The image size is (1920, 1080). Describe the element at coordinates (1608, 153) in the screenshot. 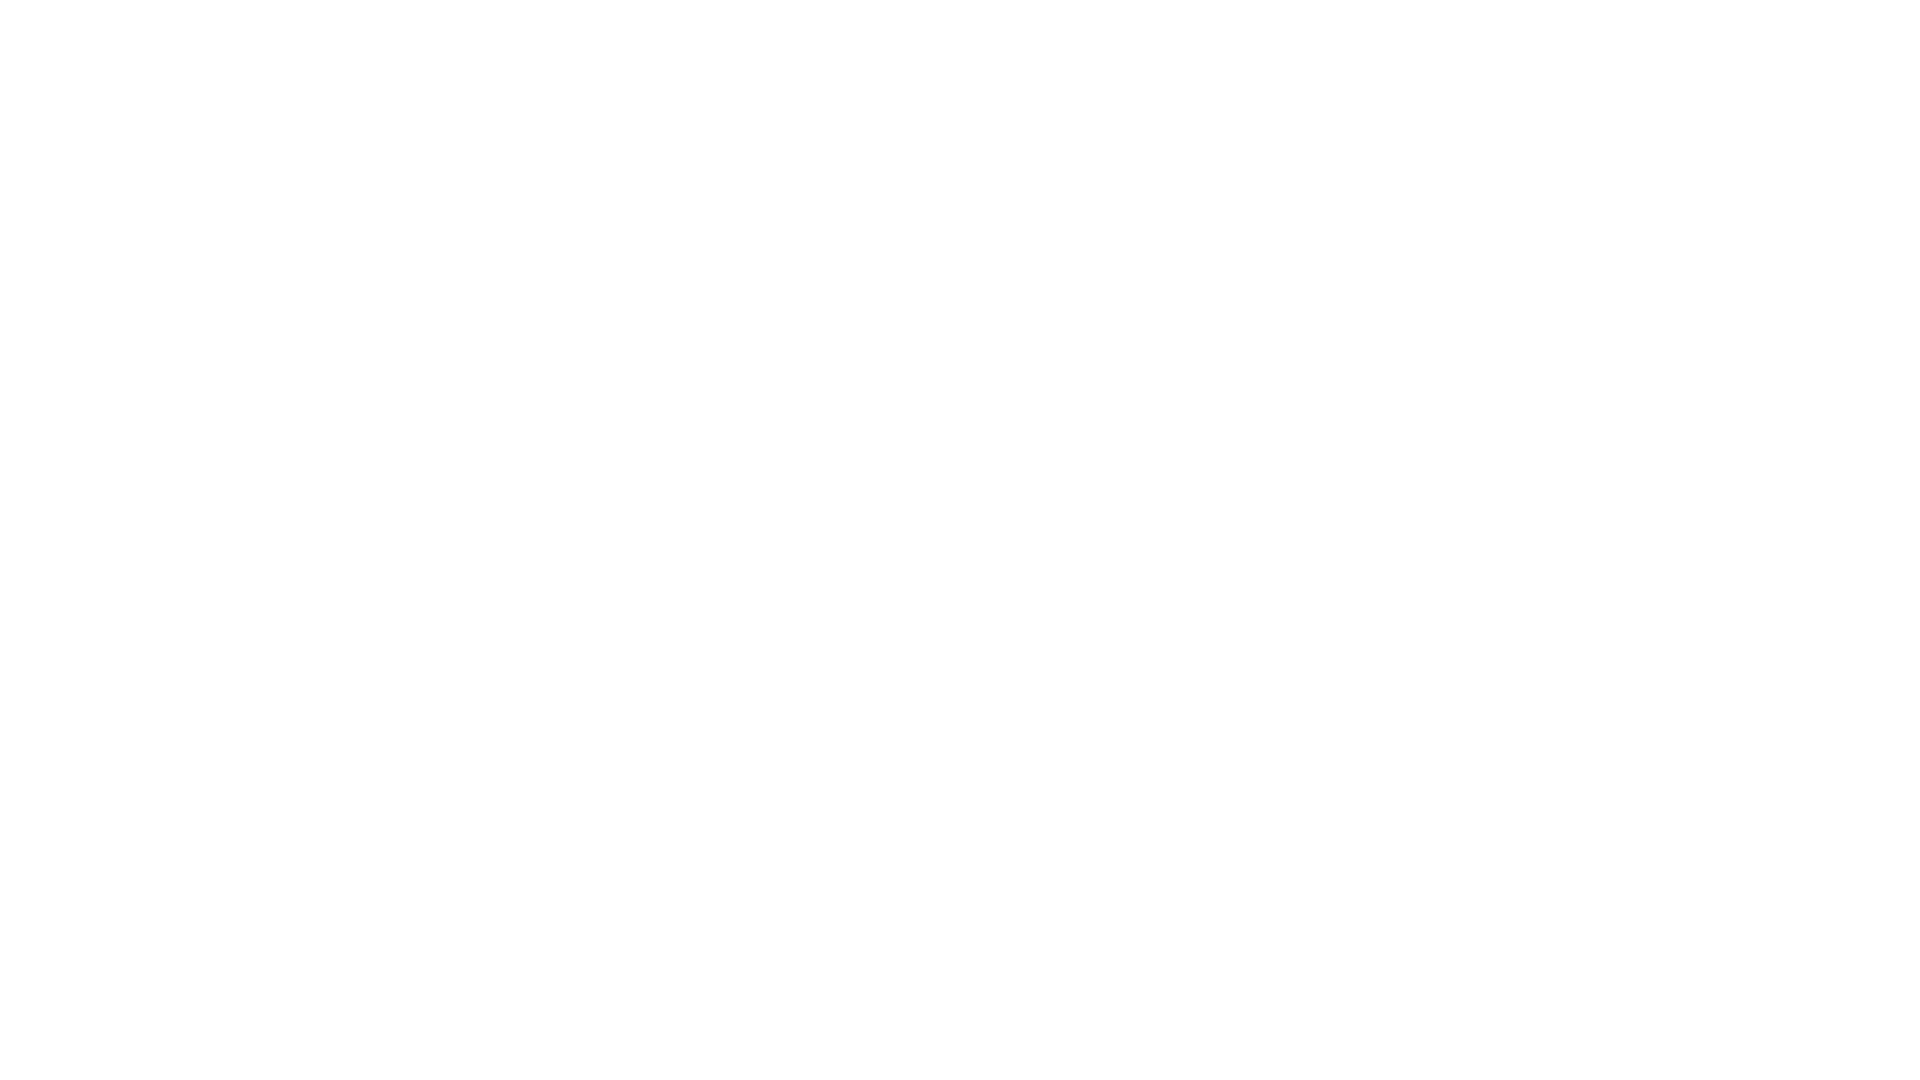

I see `Toggle sidebar` at that location.